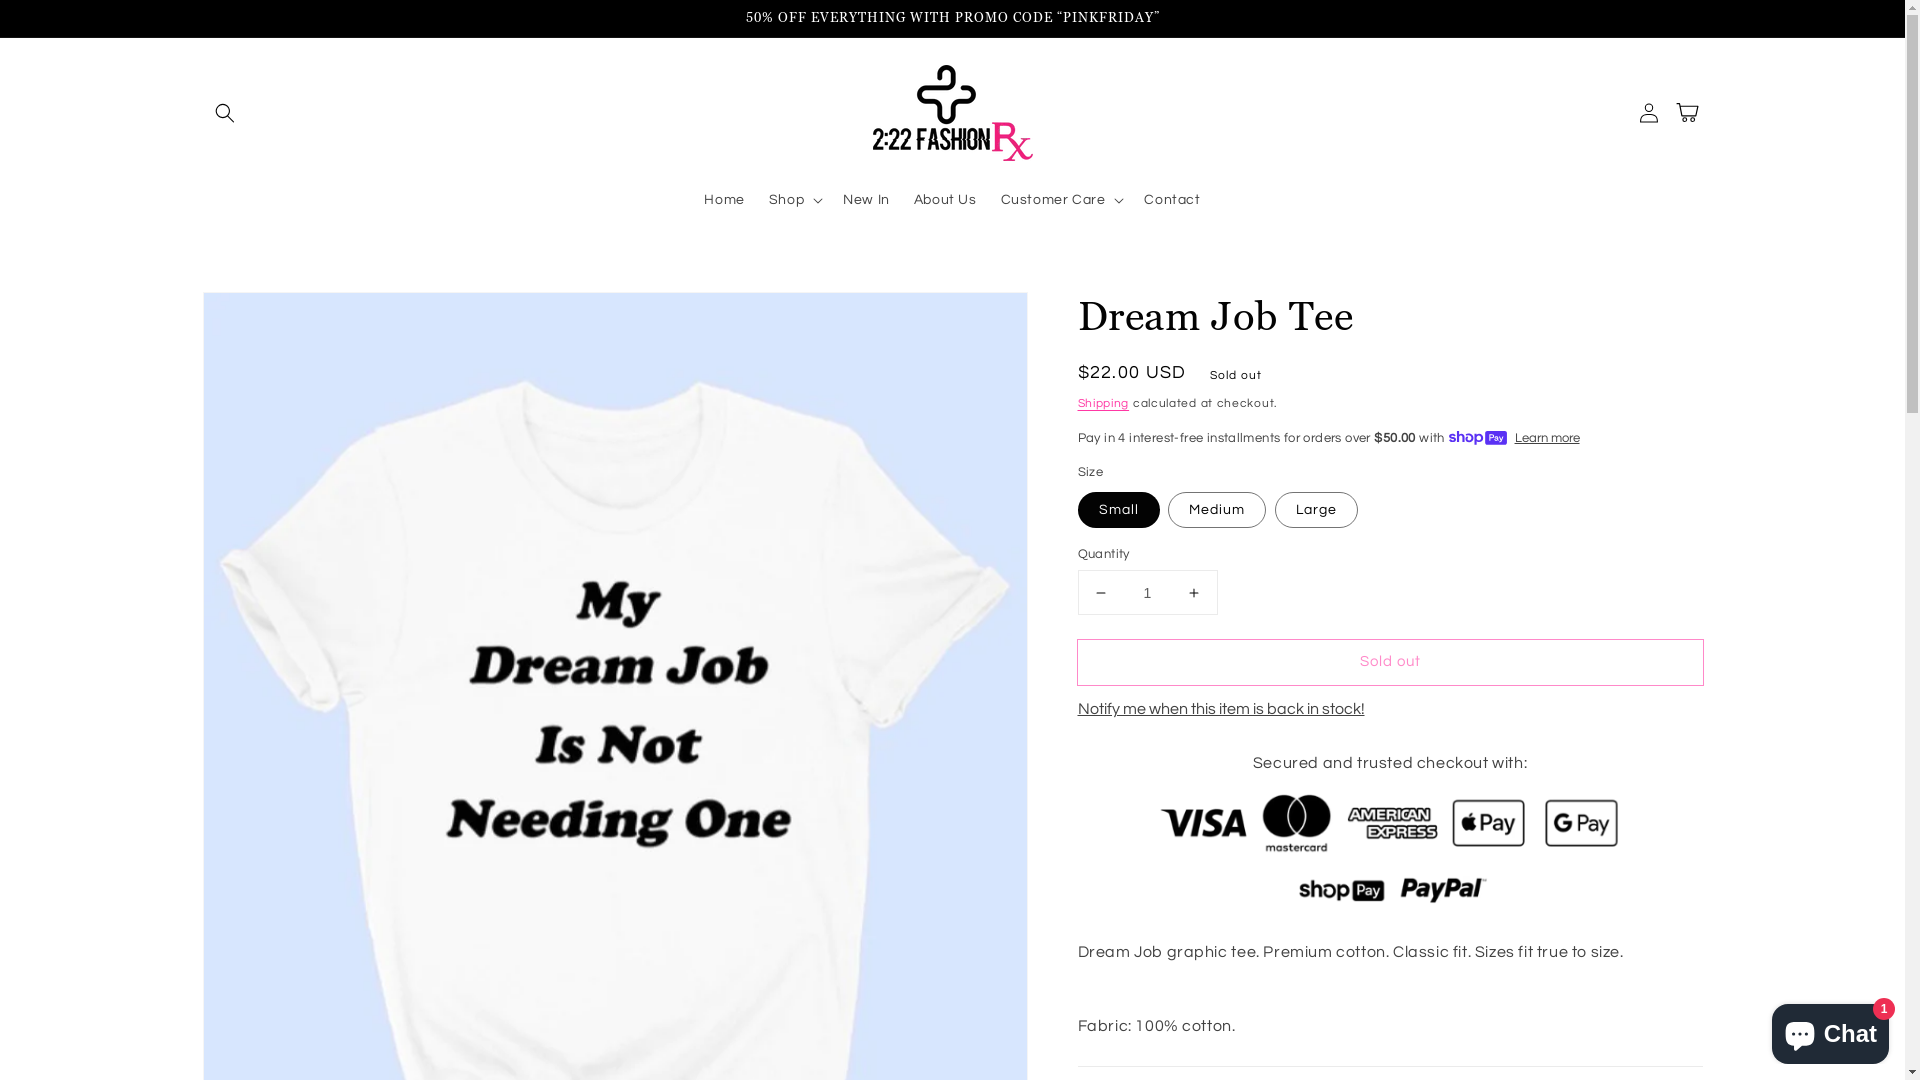 This screenshot has height=1080, width=1920. What do you see at coordinates (723, 200) in the screenshot?
I see `'Home'` at bounding box center [723, 200].